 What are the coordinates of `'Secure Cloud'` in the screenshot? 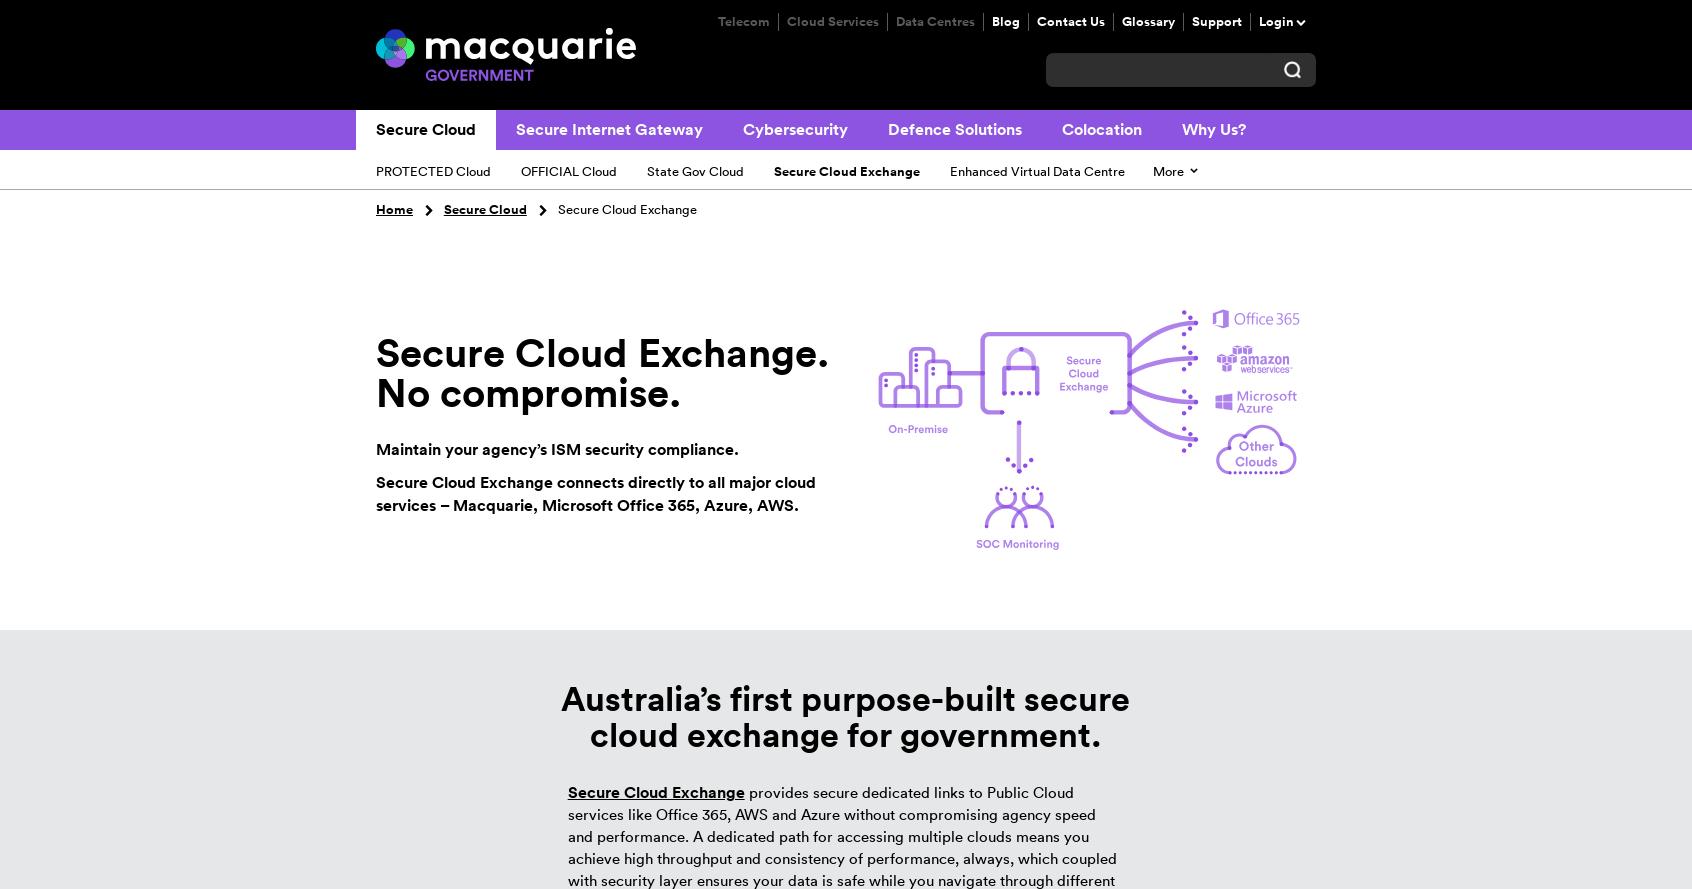 It's located at (441, 208).